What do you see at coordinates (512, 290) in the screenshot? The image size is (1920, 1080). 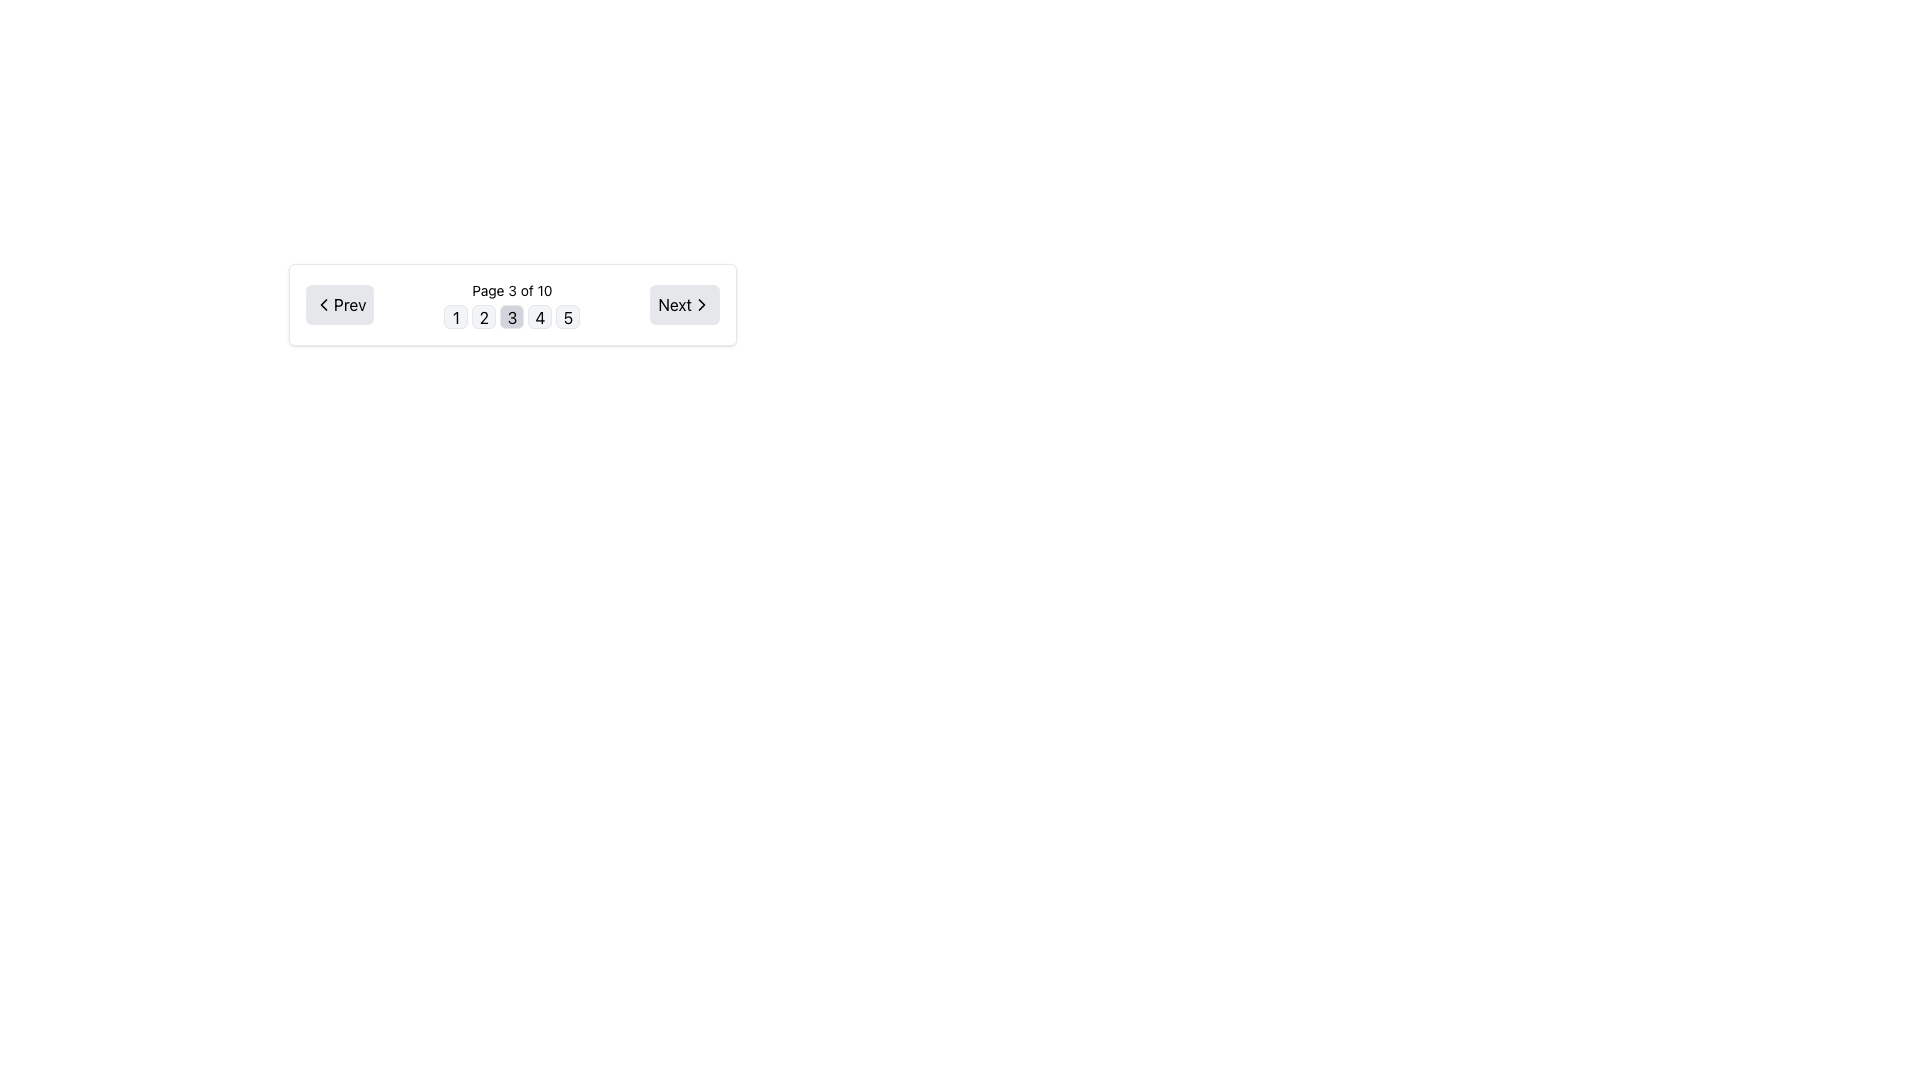 I see `the label displaying 'Page 3 of 10', which is centrally located in the pagination navigation bar above the numbered buttons` at bounding box center [512, 290].